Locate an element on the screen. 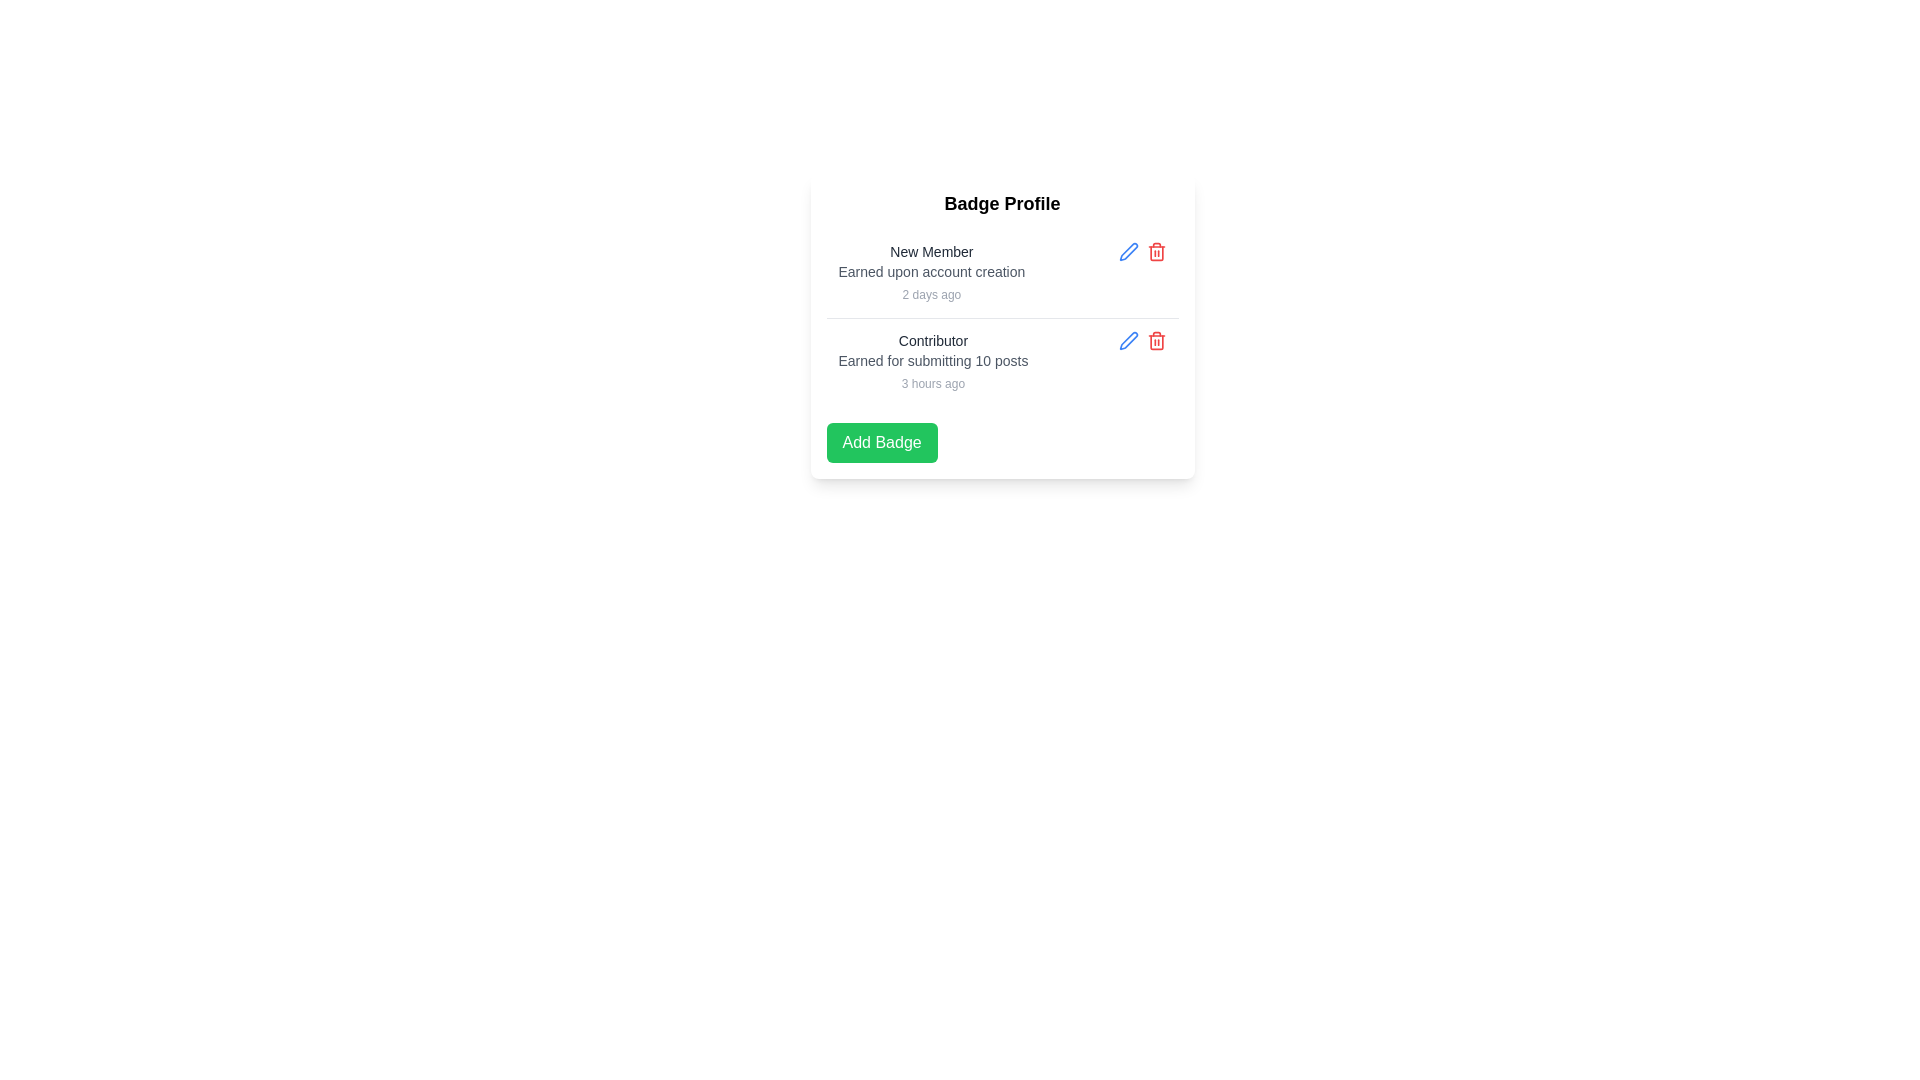 This screenshot has width=1920, height=1080. the small, gray-colored text label reading '2 days ago' located in the 'New Member' section of the badge profile card, which is the third line of text below 'New Member' and 'Earned upon account creation' is located at coordinates (930, 294).